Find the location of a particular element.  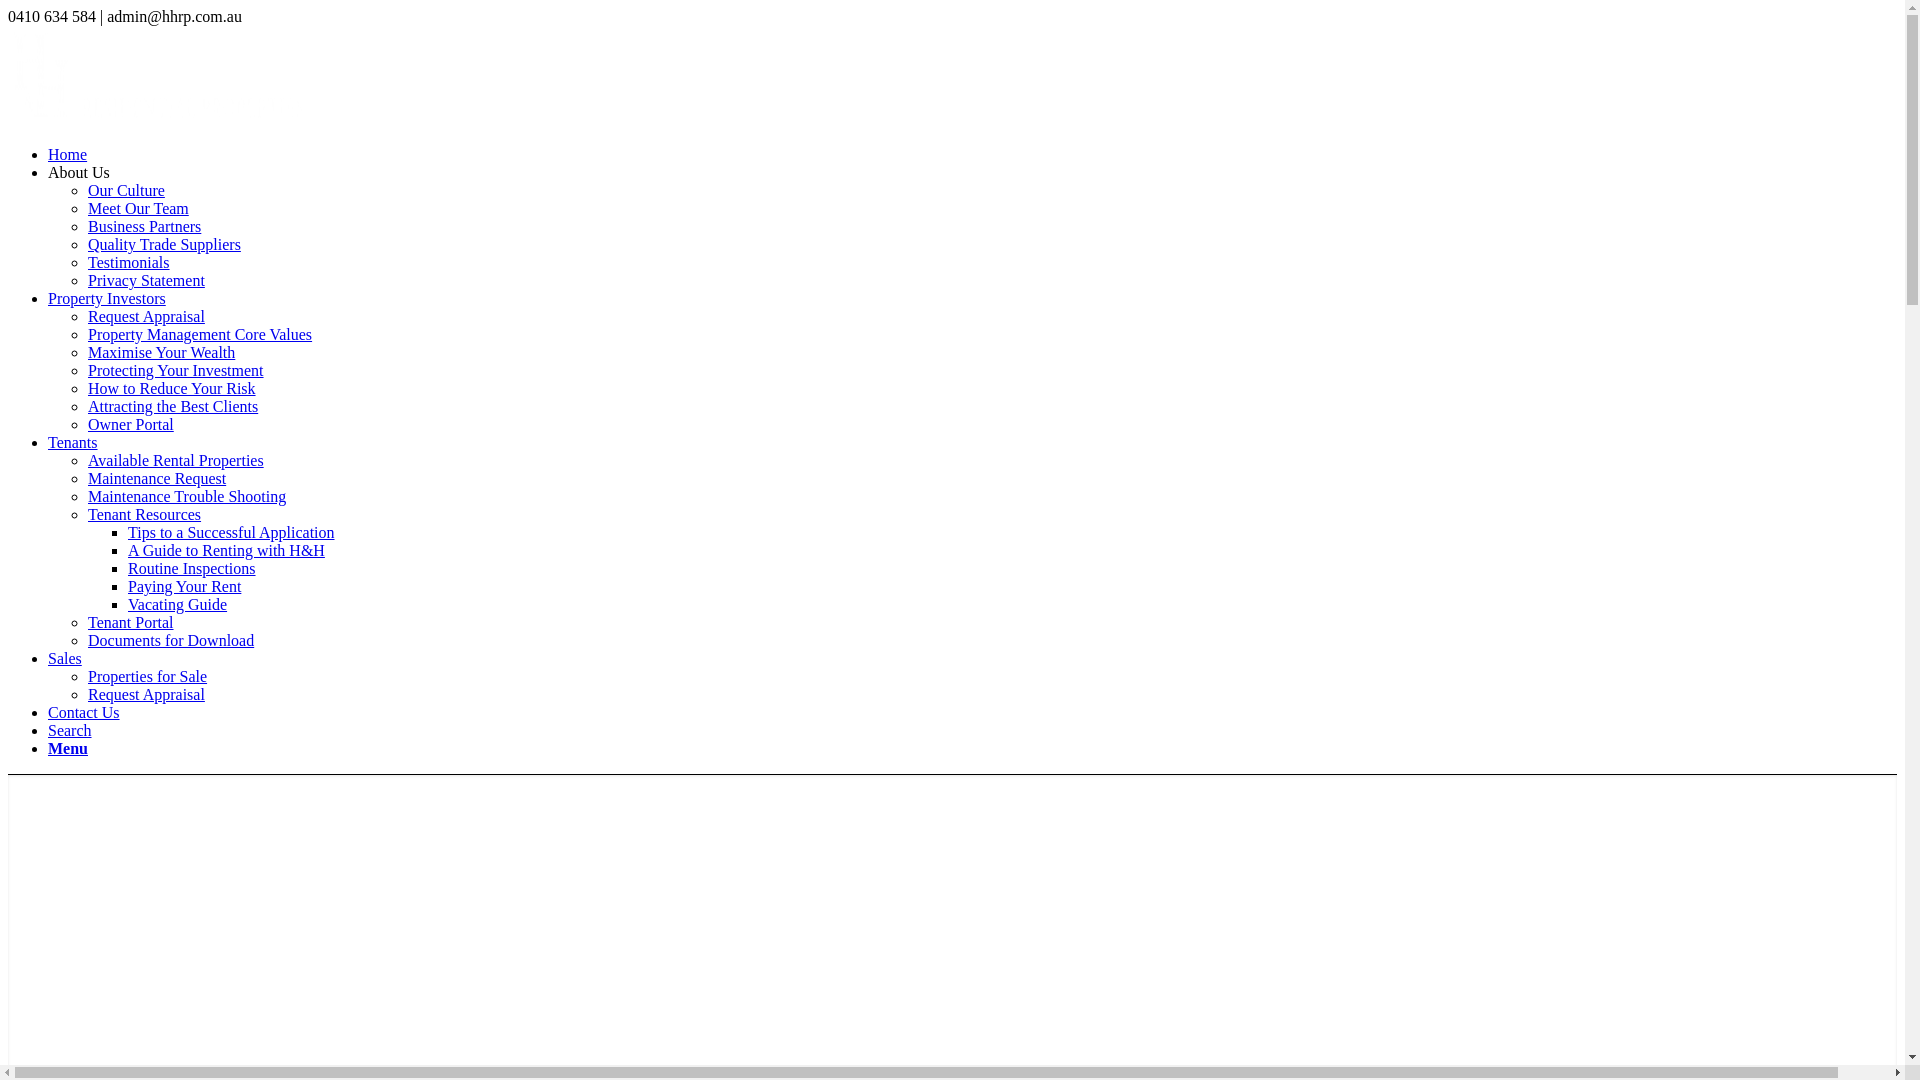

'Quality Trade Suppliers' is located at coordinates (164, 243).